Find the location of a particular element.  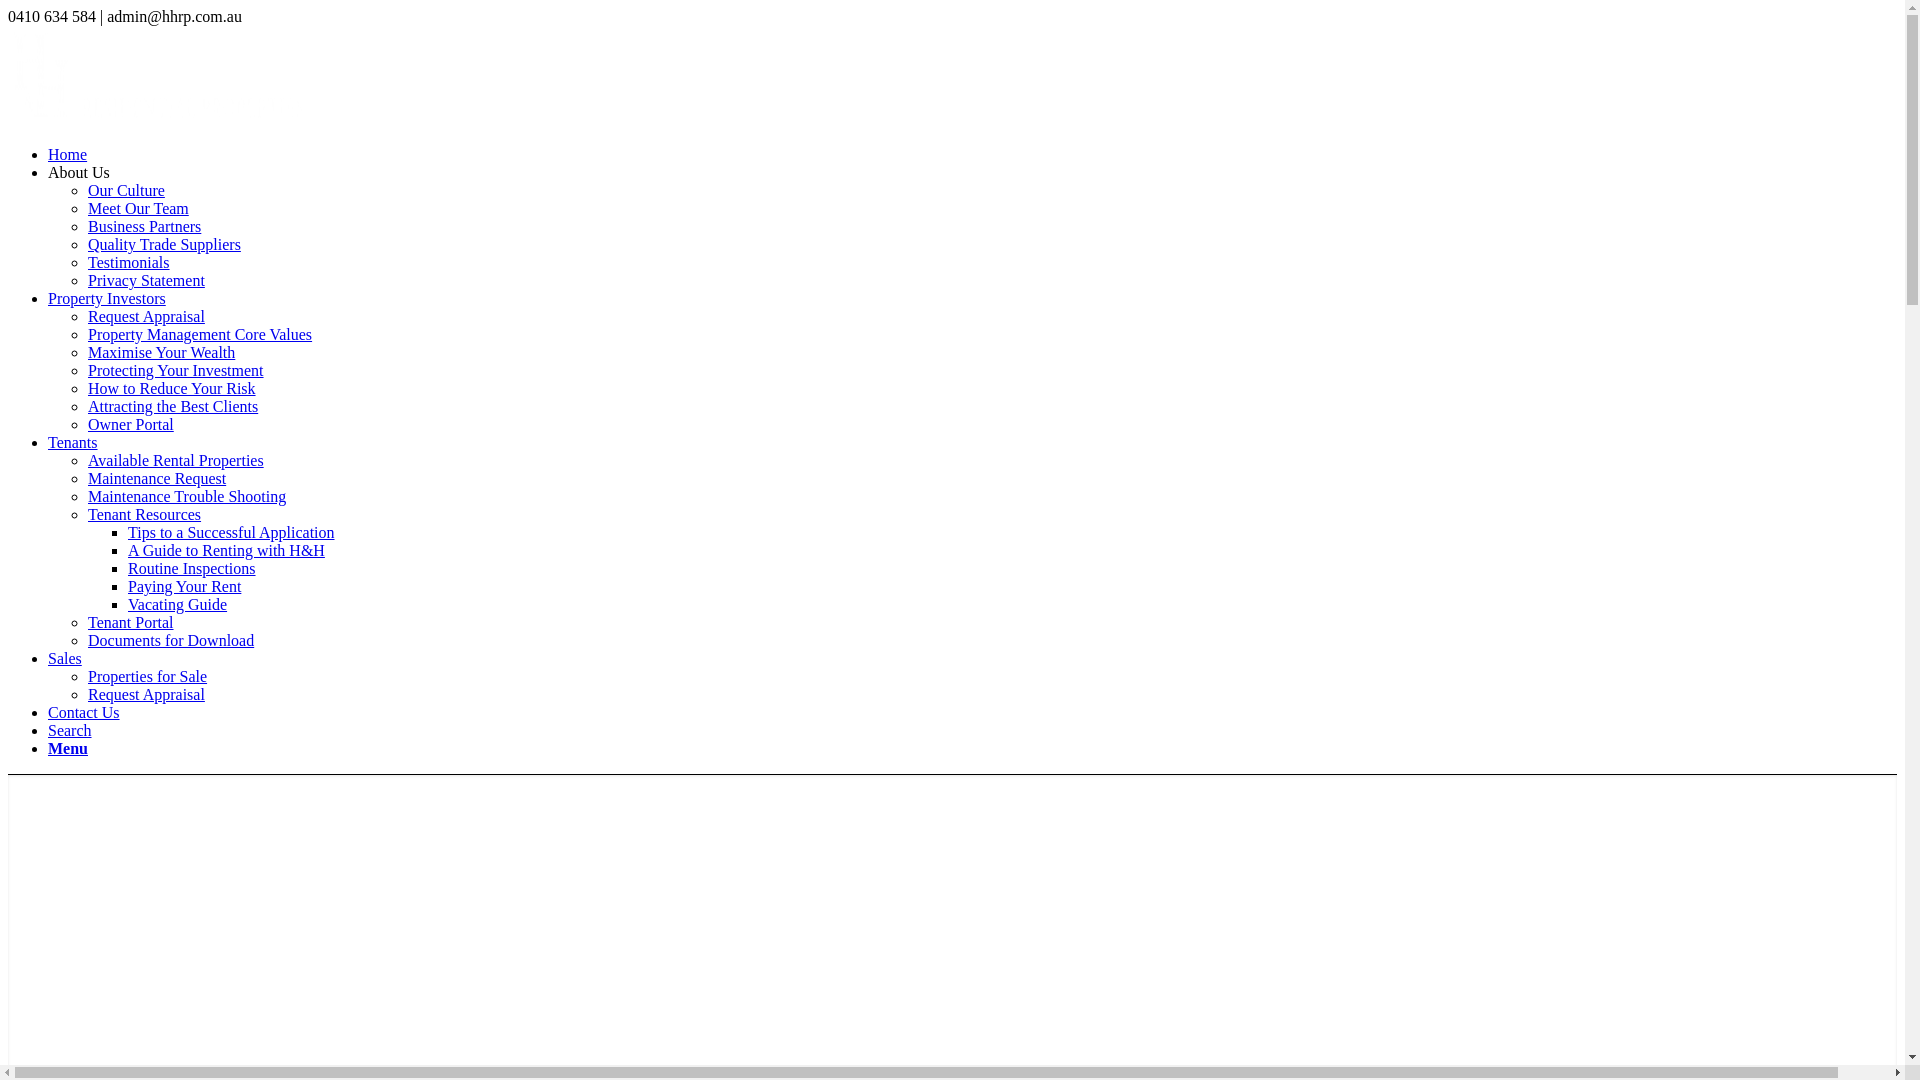

'Quality Trade Suppliers' is located at coordinates (164, 243).